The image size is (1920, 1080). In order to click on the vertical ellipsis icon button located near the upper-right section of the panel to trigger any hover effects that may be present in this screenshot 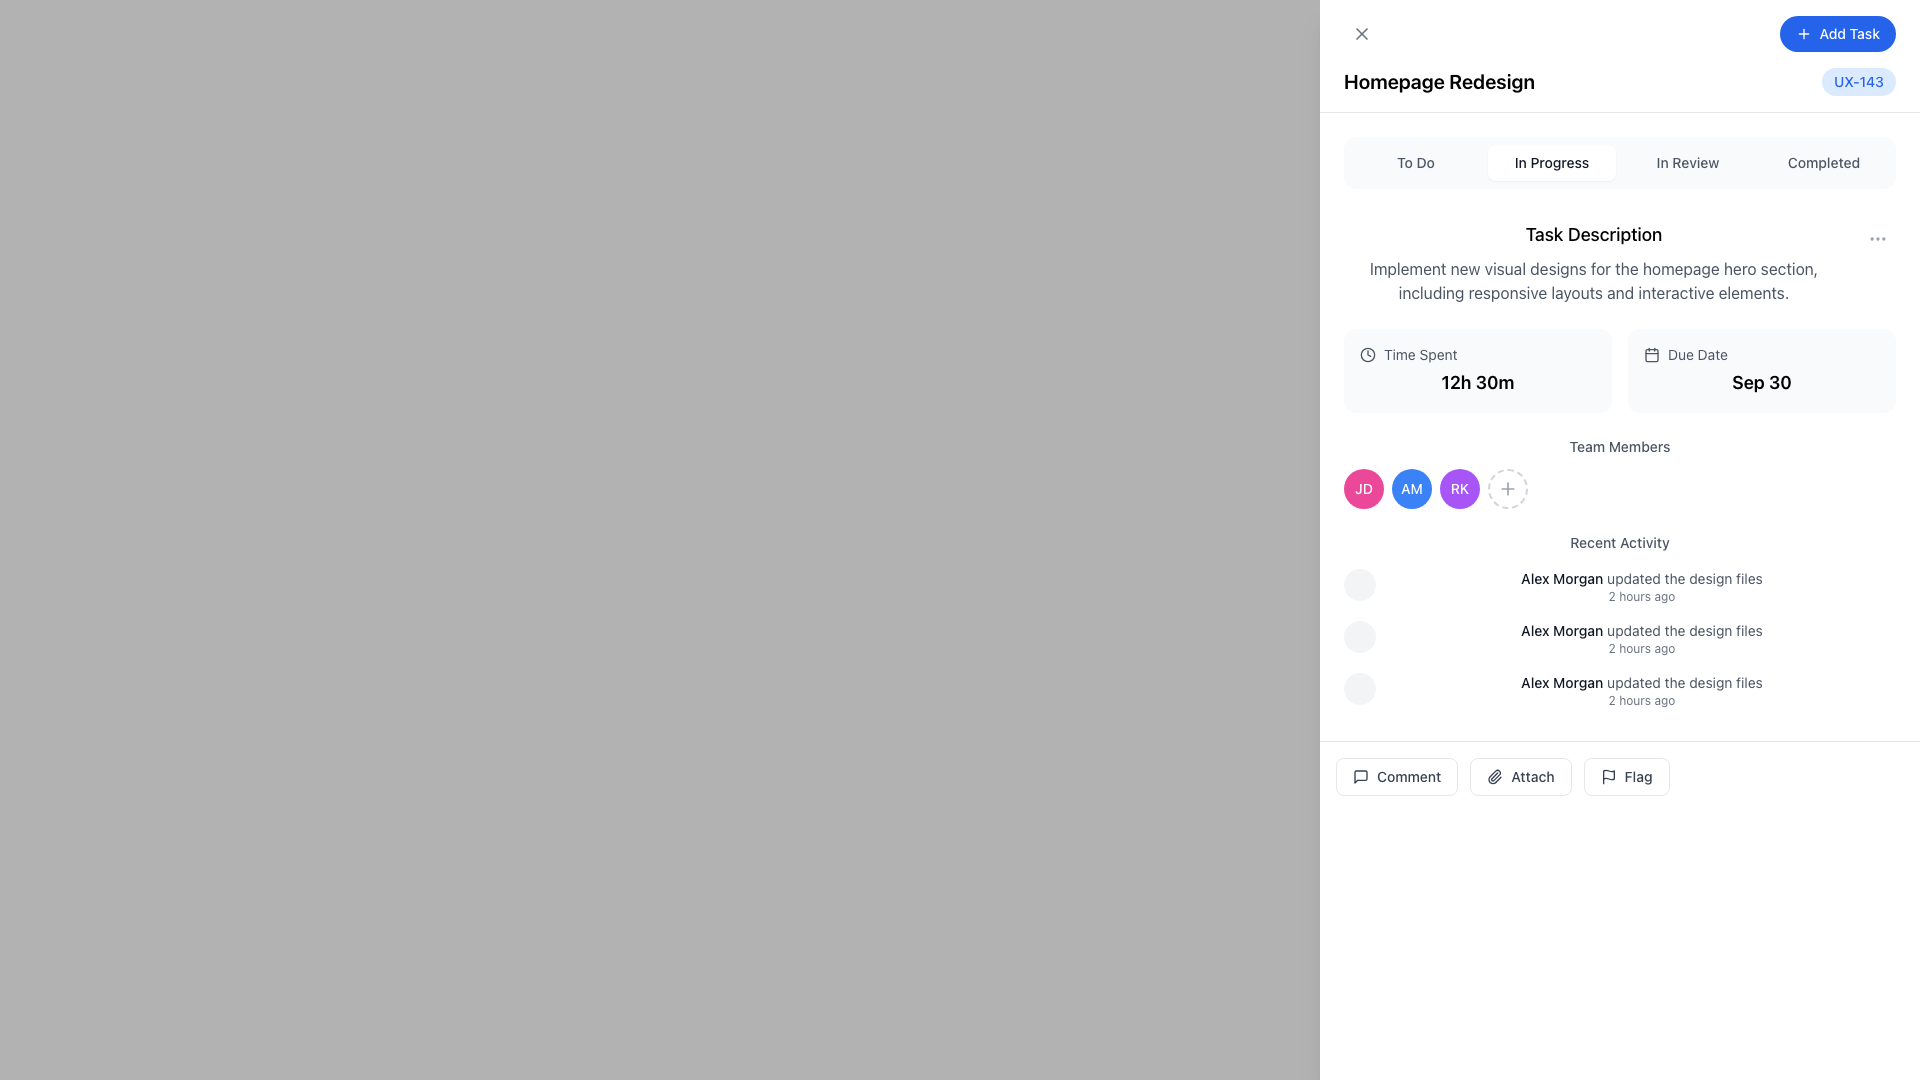, I will do `click(1876, 238)`.